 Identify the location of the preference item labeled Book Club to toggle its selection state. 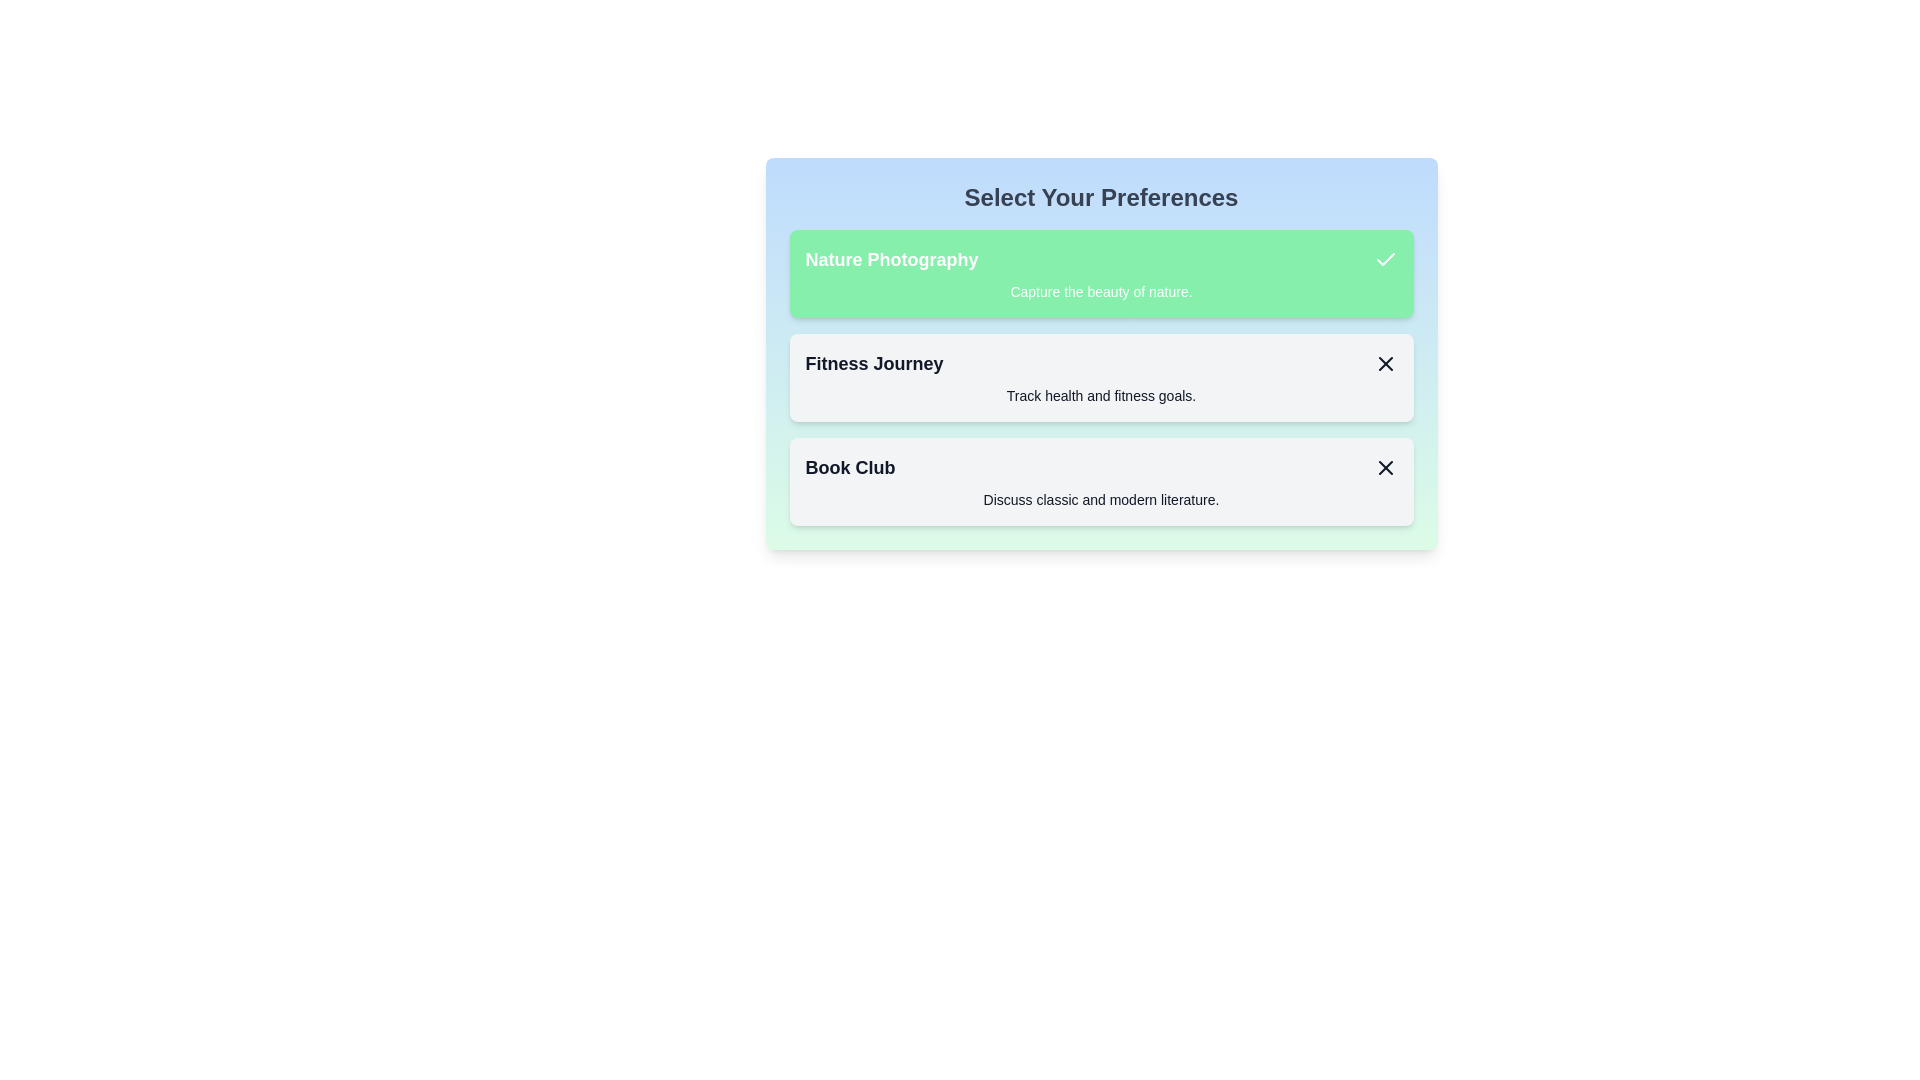
(1100, 482).